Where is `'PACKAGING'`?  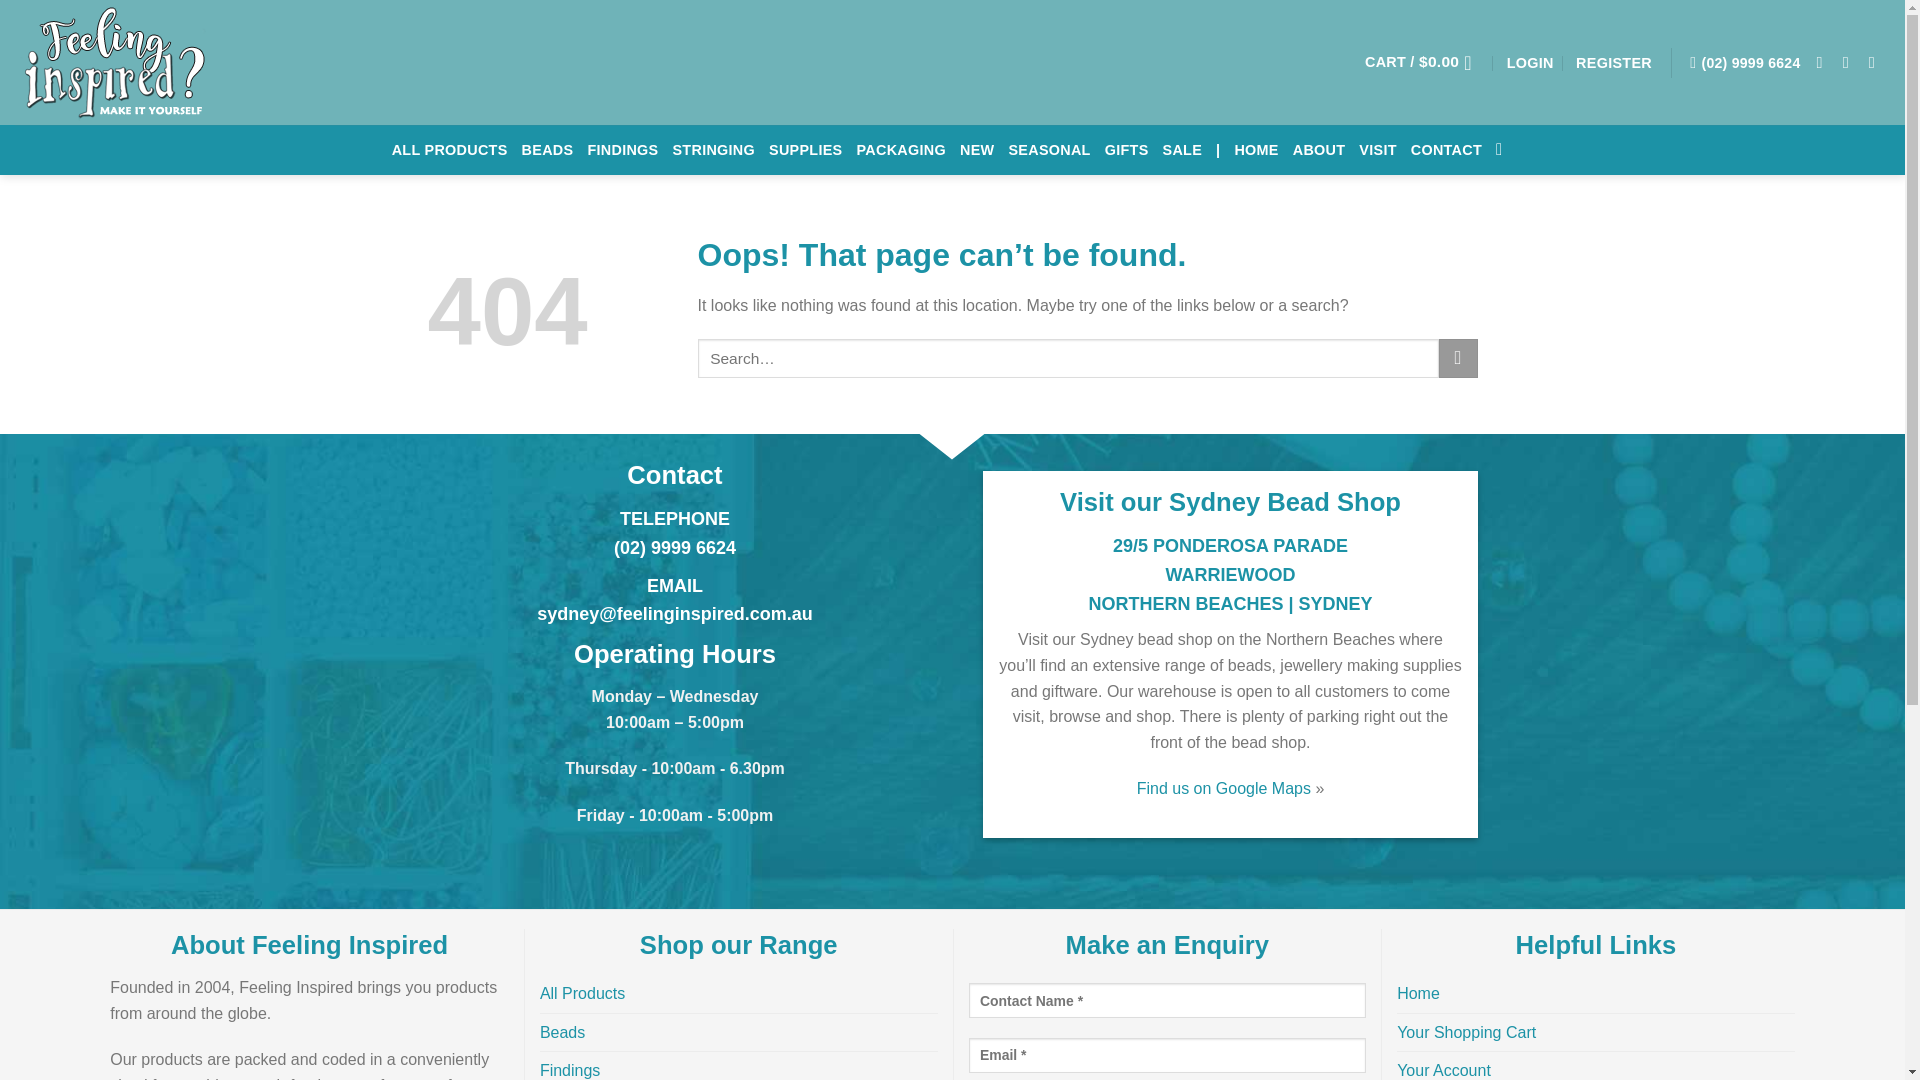
'PACKAGING' is located at coordinates (900, 149).